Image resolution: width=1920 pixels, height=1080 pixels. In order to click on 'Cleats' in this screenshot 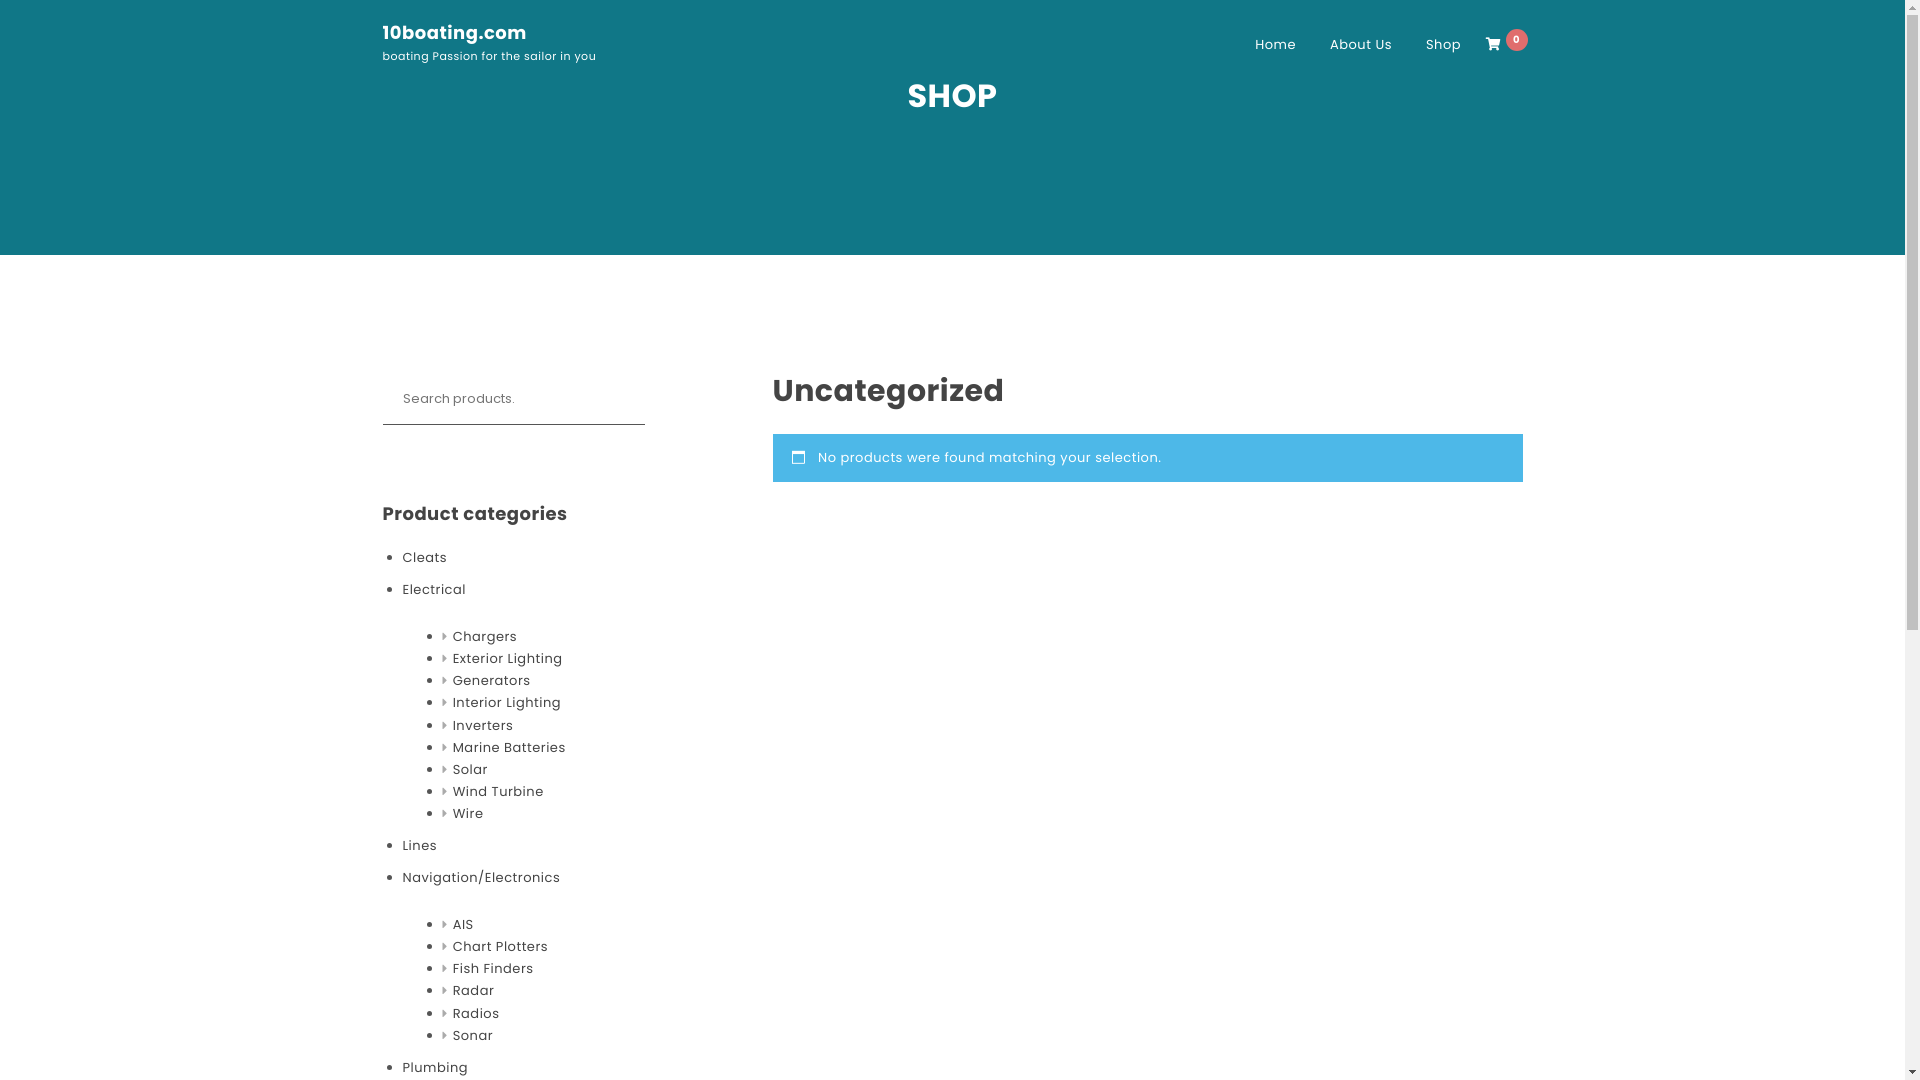, I will do `click(423, 558)`.